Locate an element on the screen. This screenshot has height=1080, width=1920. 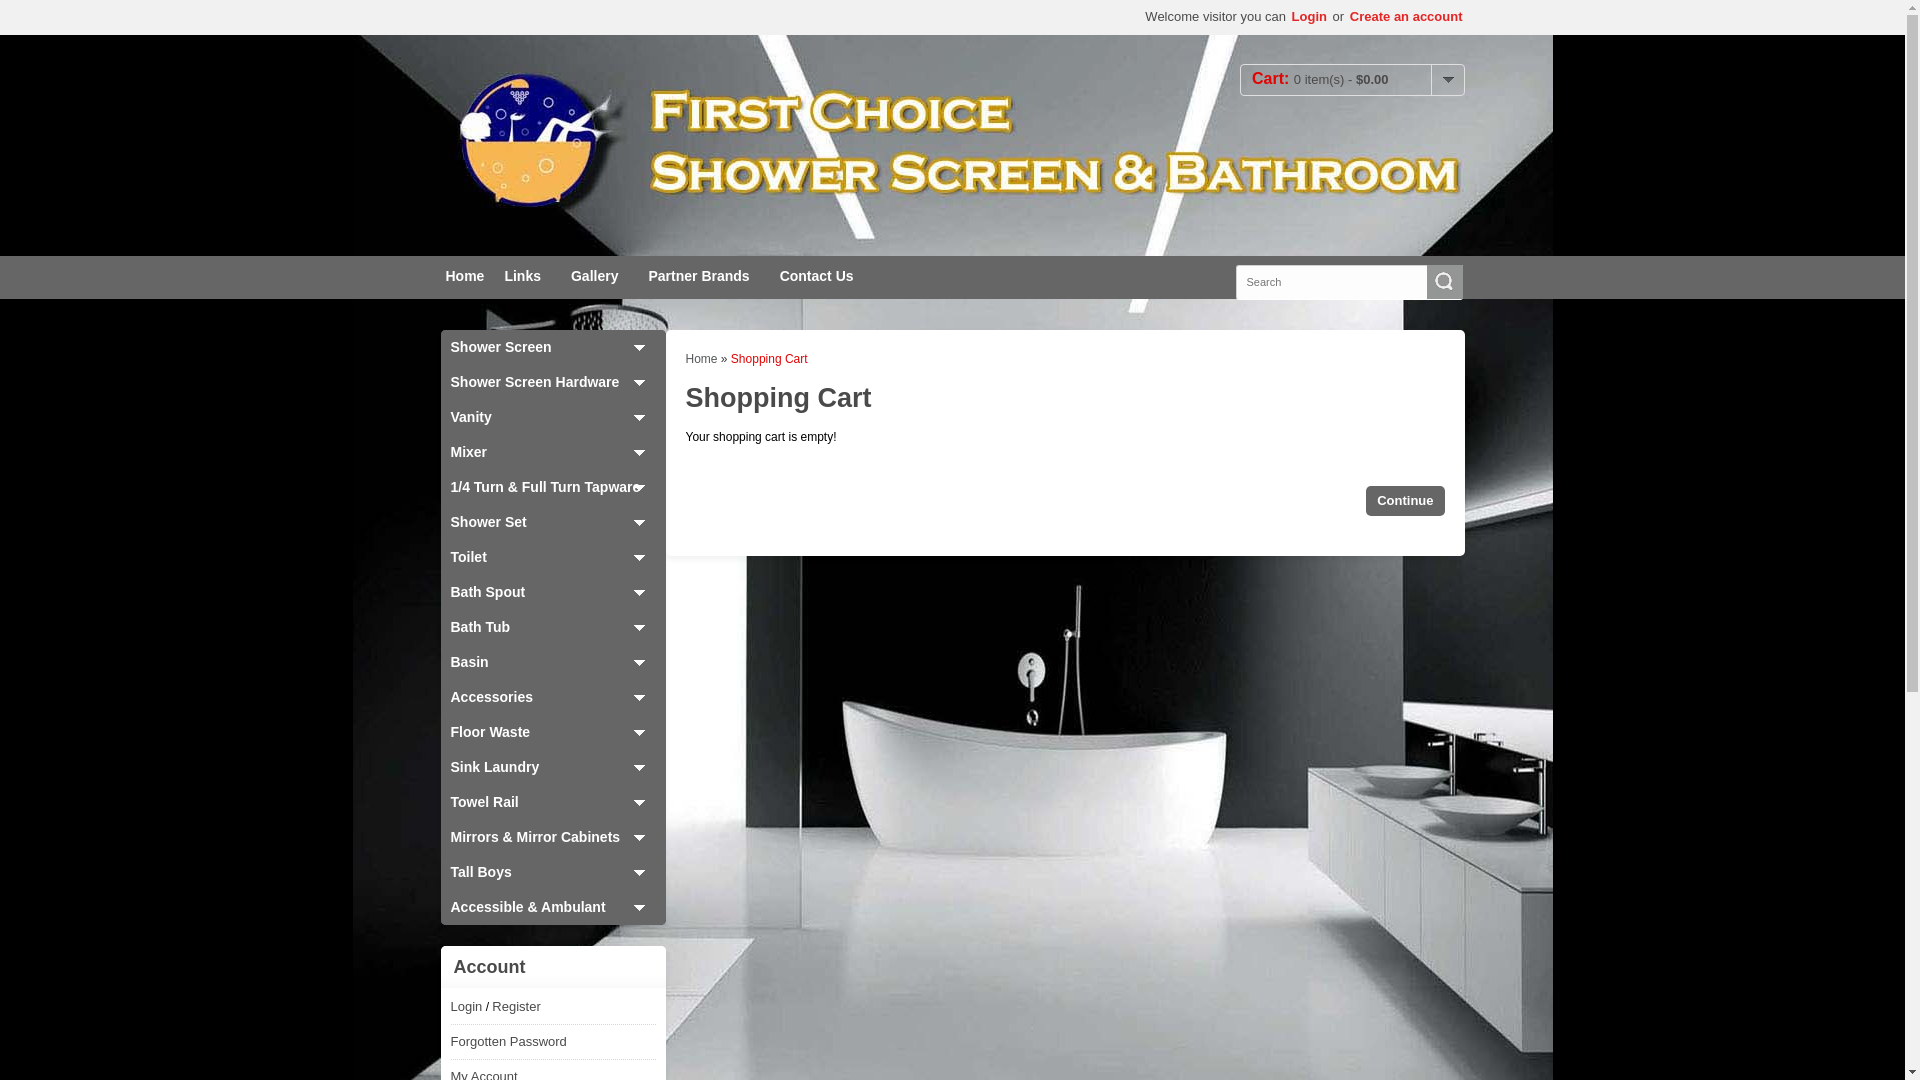
'1/4 Turn & Full Turn Tapware' is located at coordinates (552, 487).